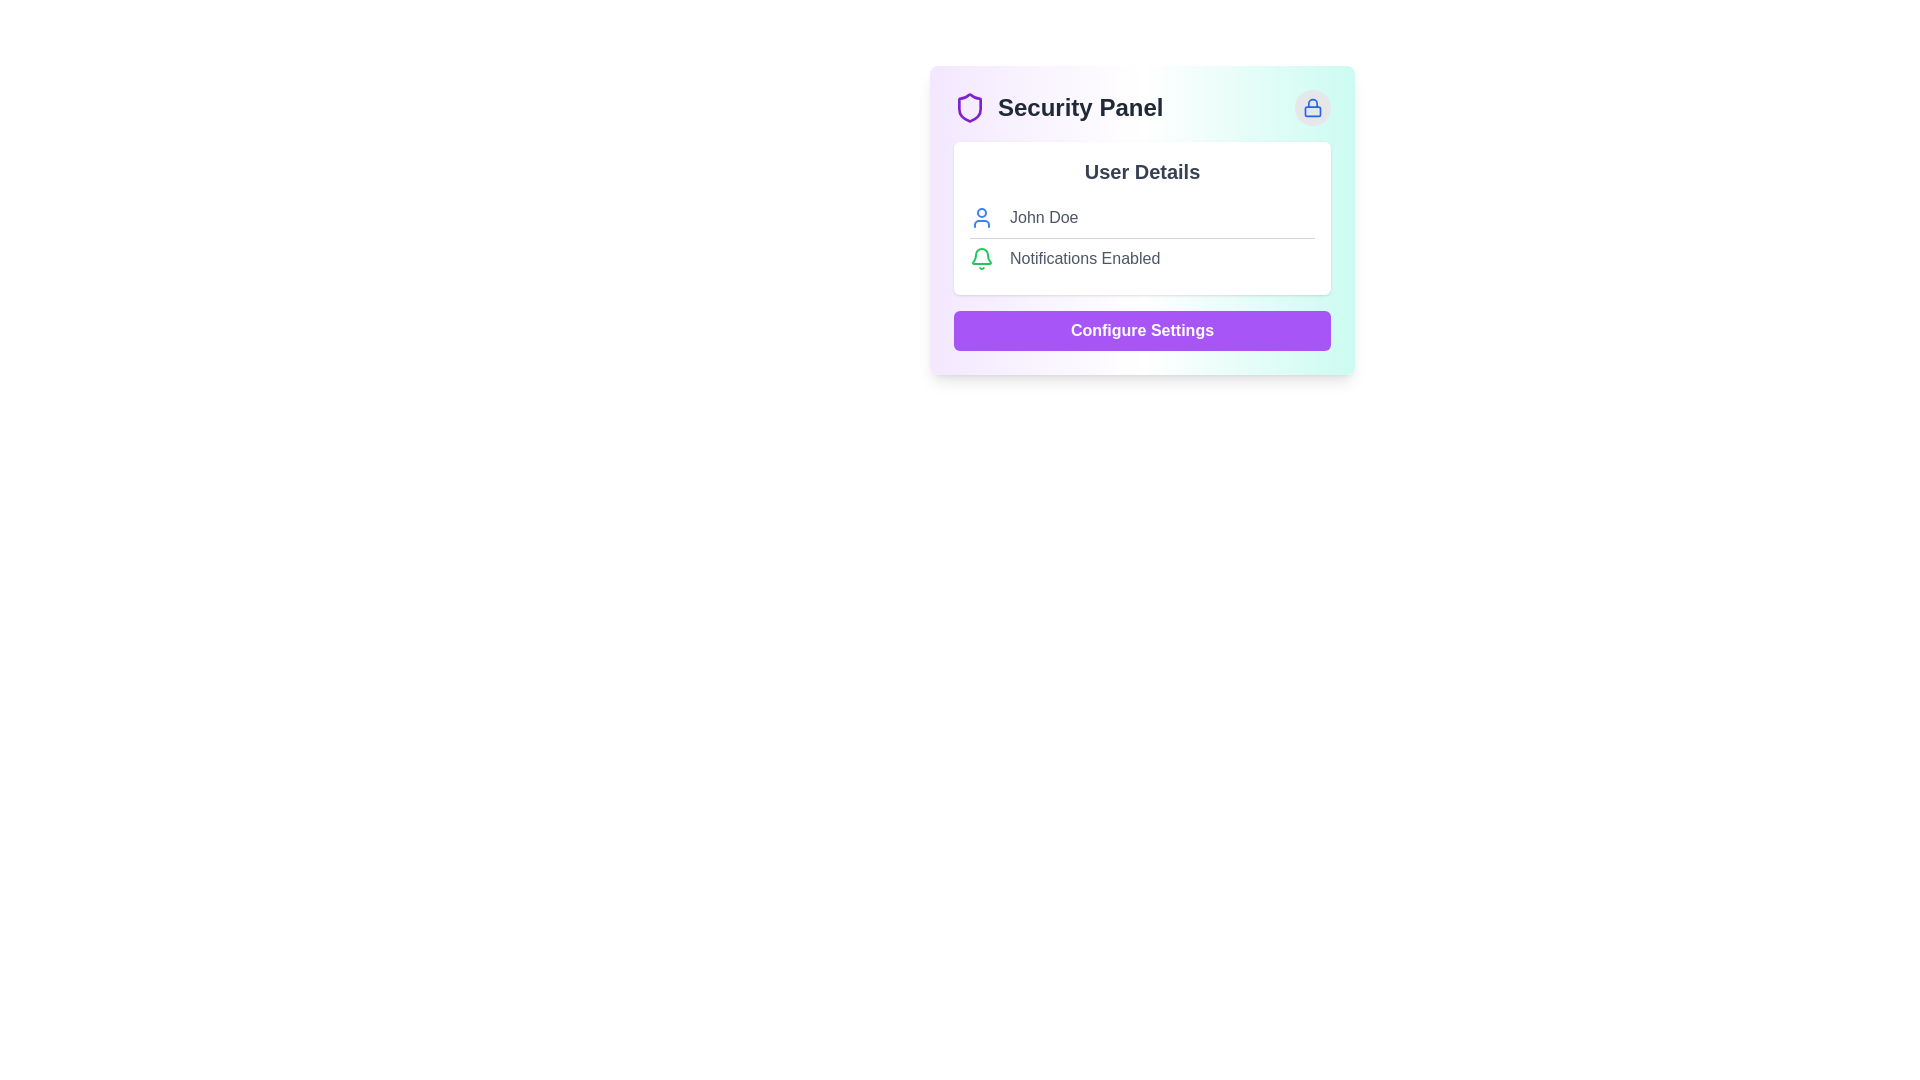 This screenshot has width=1920, height=1080. I want to click on shield-shaped icon with purple lines and a white interior, located near the title 'Security Panel', so click(969, 108).